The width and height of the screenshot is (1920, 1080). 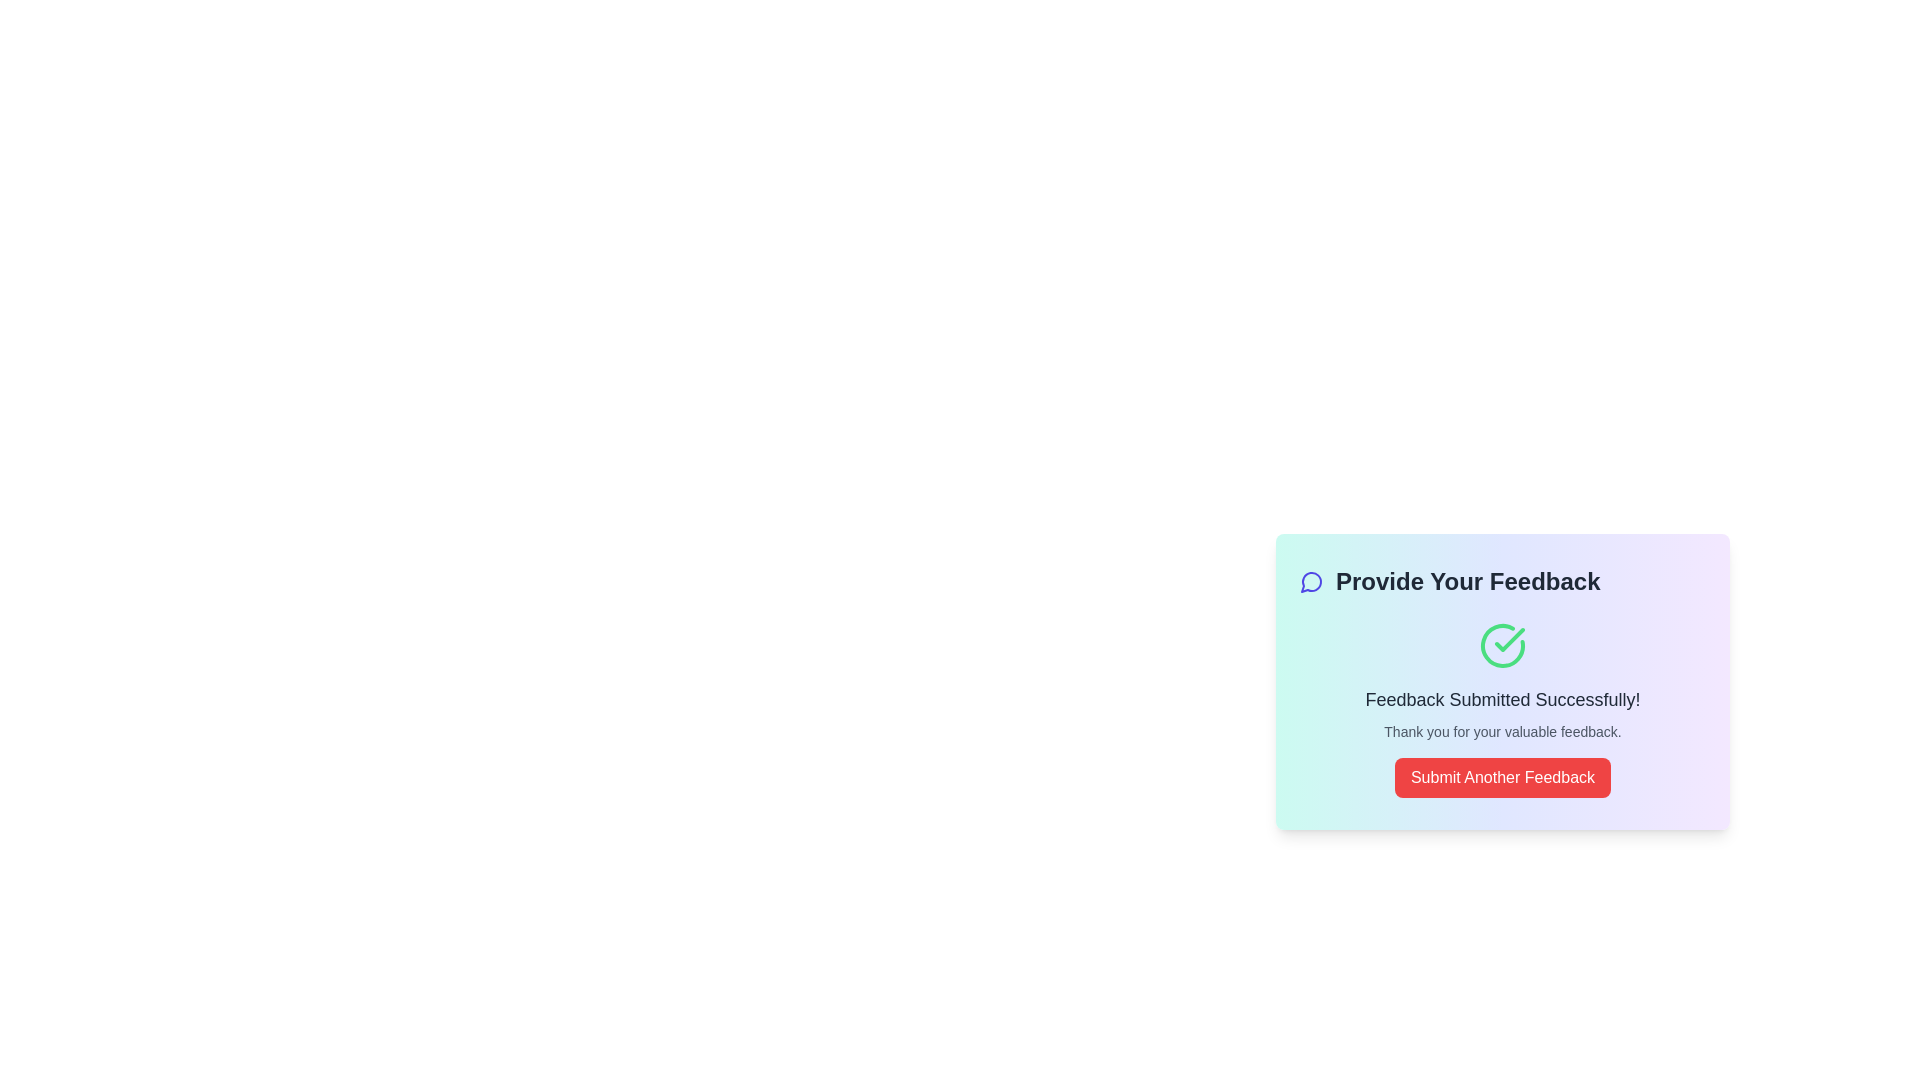 What do you see at coordinates (1502, 645) in the screenshot?
I see `the outer circular part of the success icon, which is located in the confirmation modal and has a green stroke indicating a positive action` at bounding box center [1502, 645].